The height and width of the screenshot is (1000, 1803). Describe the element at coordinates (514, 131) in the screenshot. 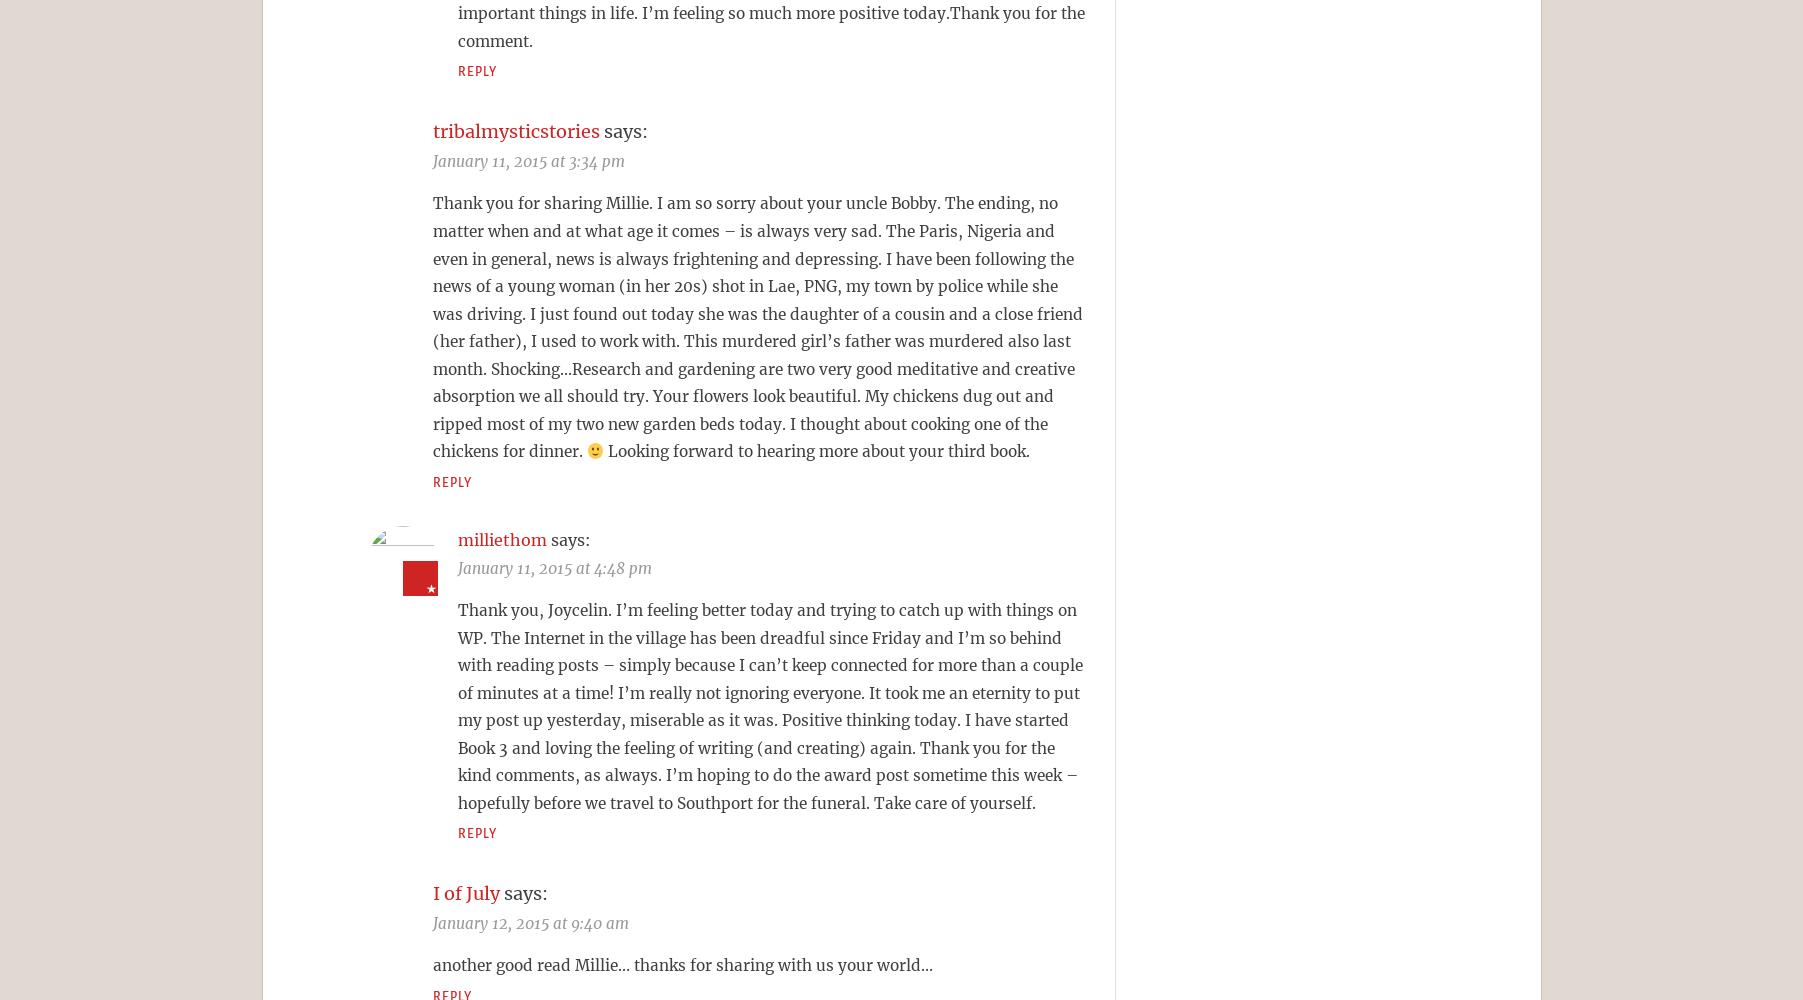

I see `'tribalmysticstories'` at that location.